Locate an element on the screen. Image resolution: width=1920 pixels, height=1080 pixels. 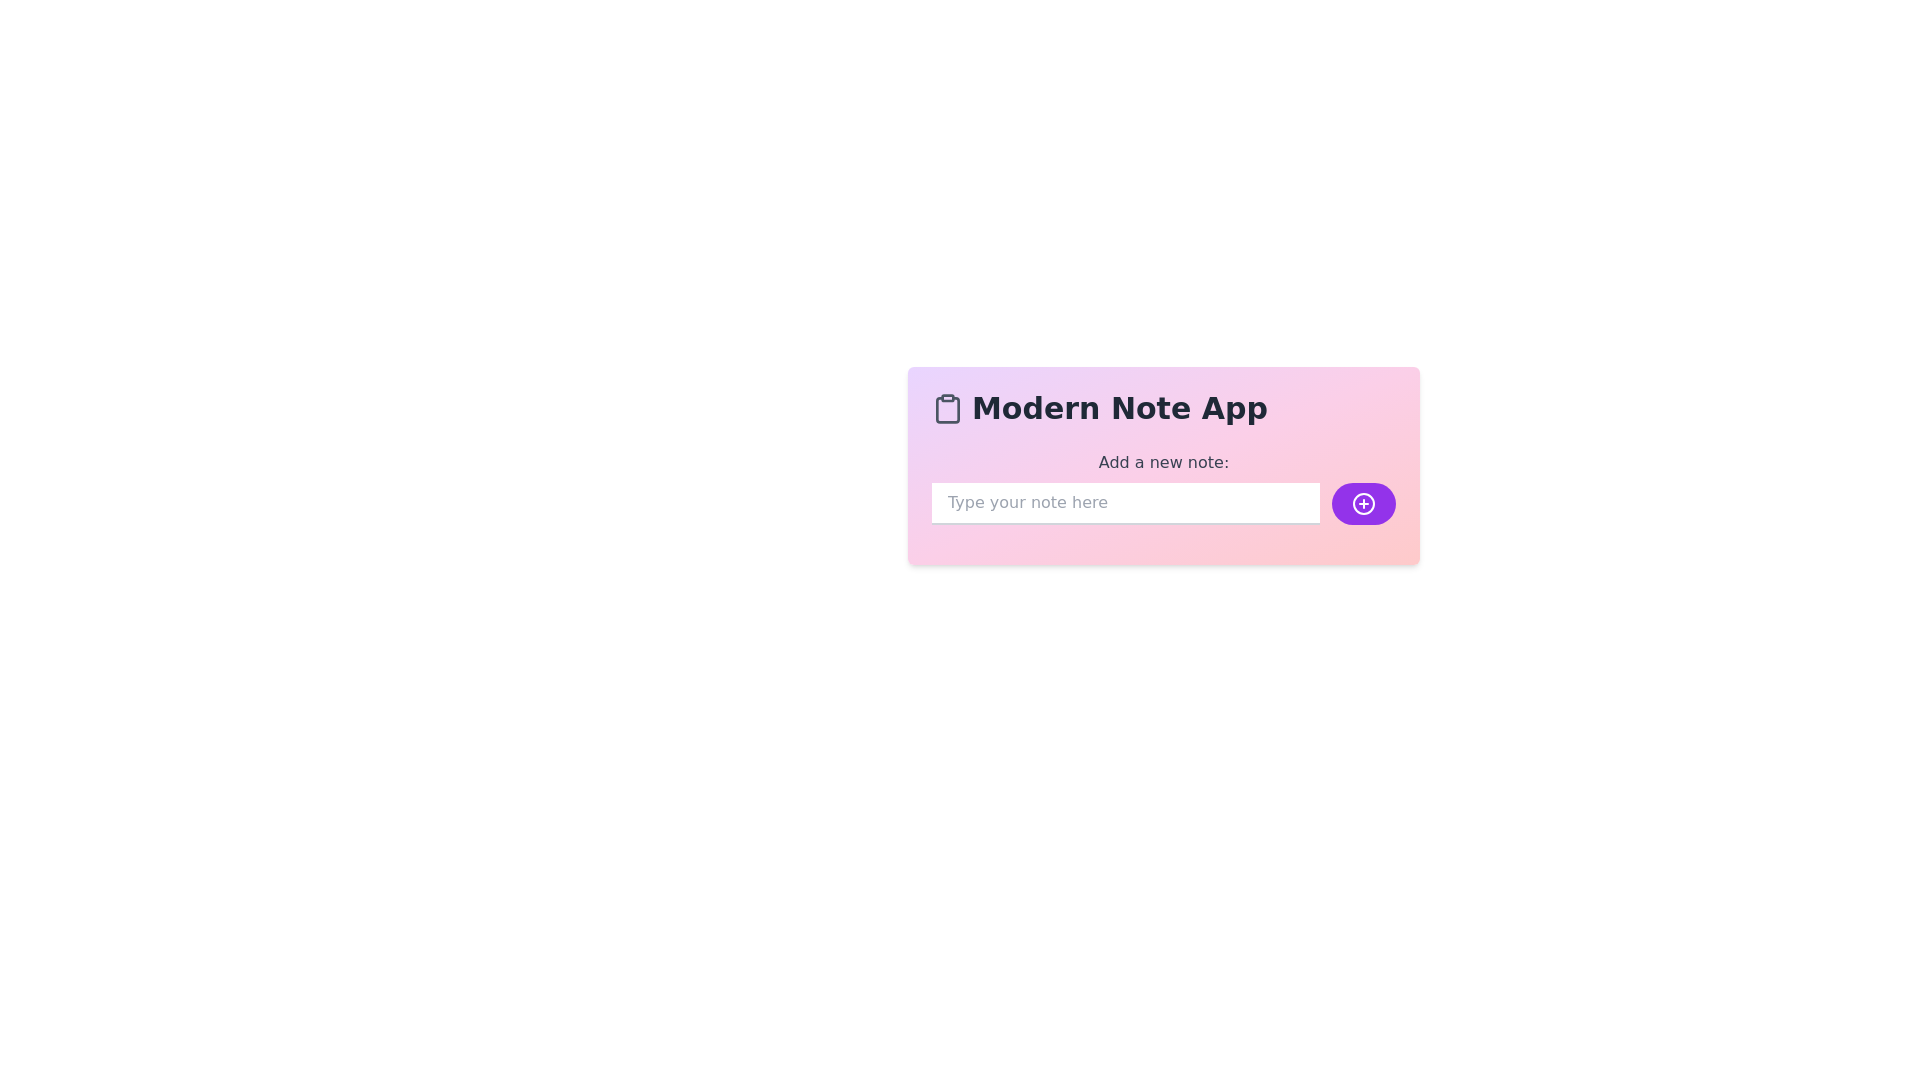
the button used for adding a new note, located immediately to the right of the text input field labeled 'Type your note here' is located at coordinates (1362, 503).